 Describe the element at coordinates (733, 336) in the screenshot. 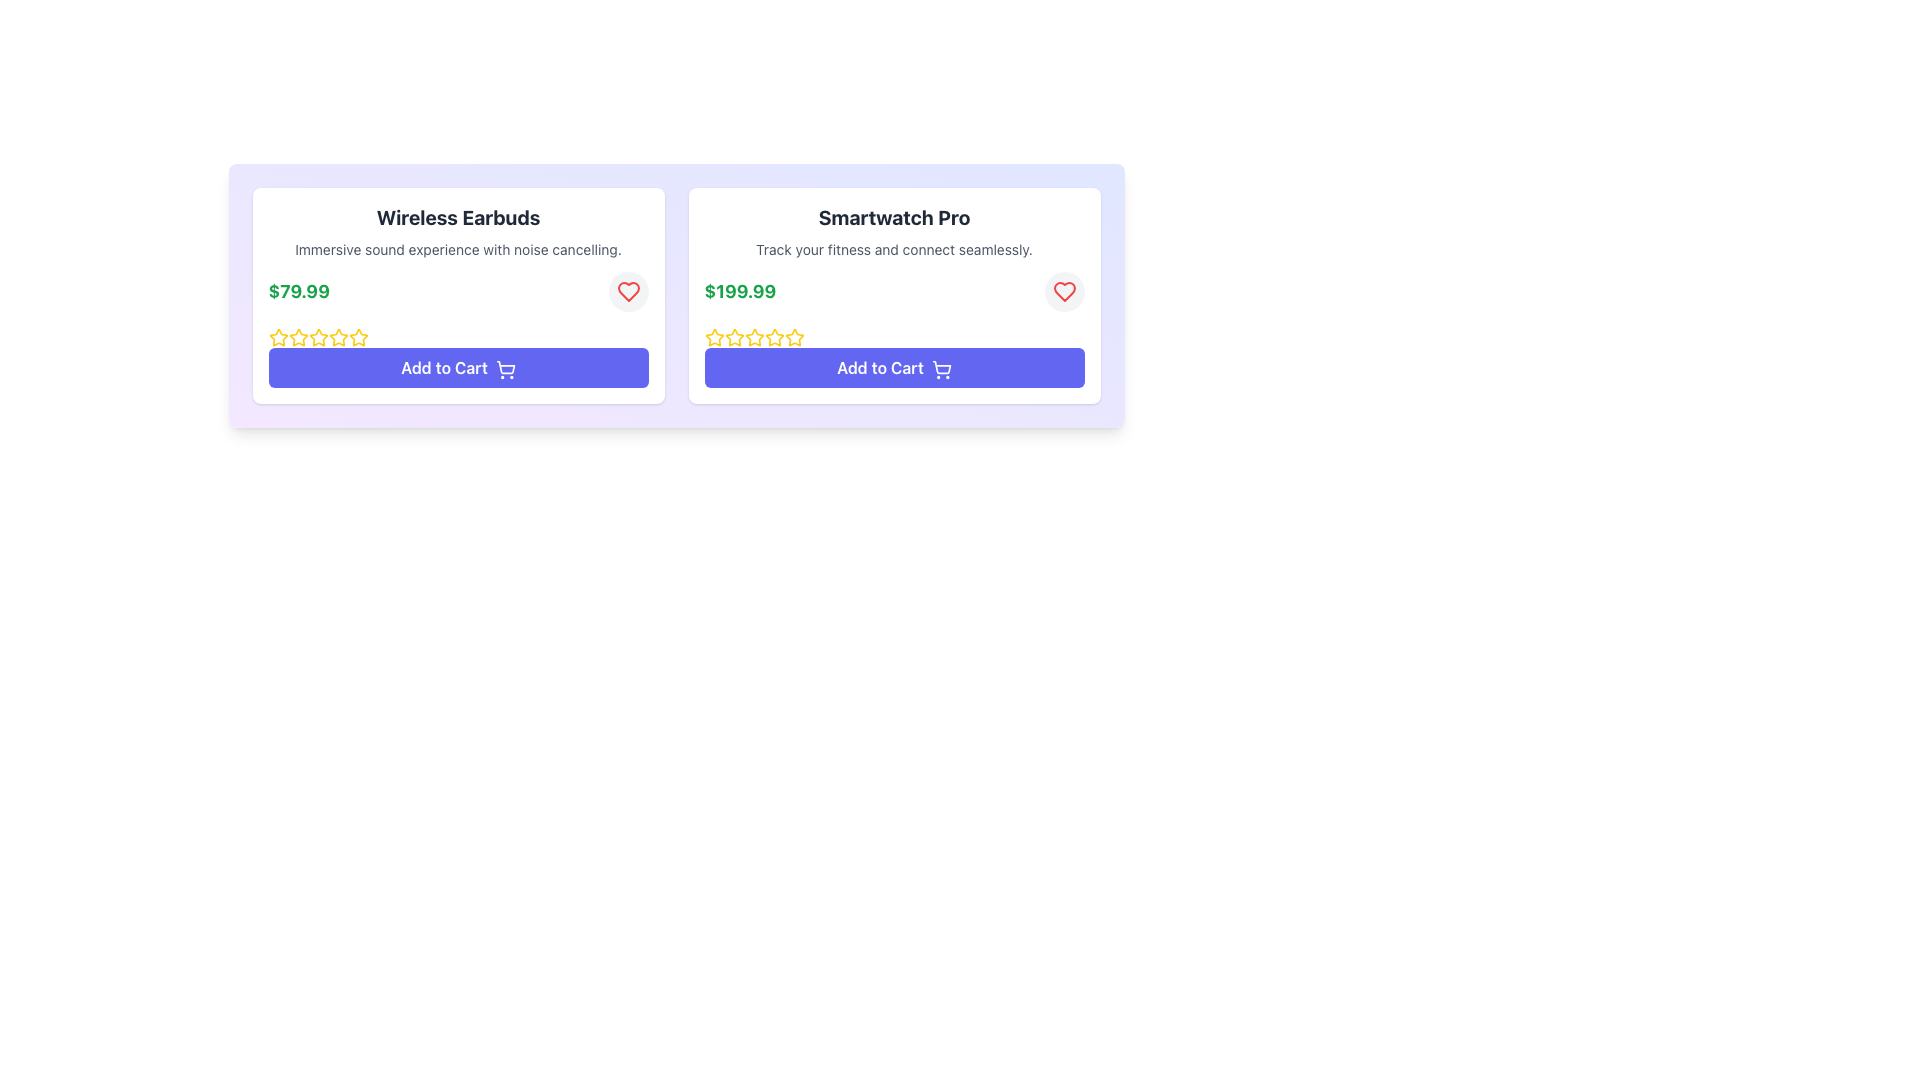

I see `the first rating star for the 'Smartwatch Pro' located under its price in the second product card` at that location.